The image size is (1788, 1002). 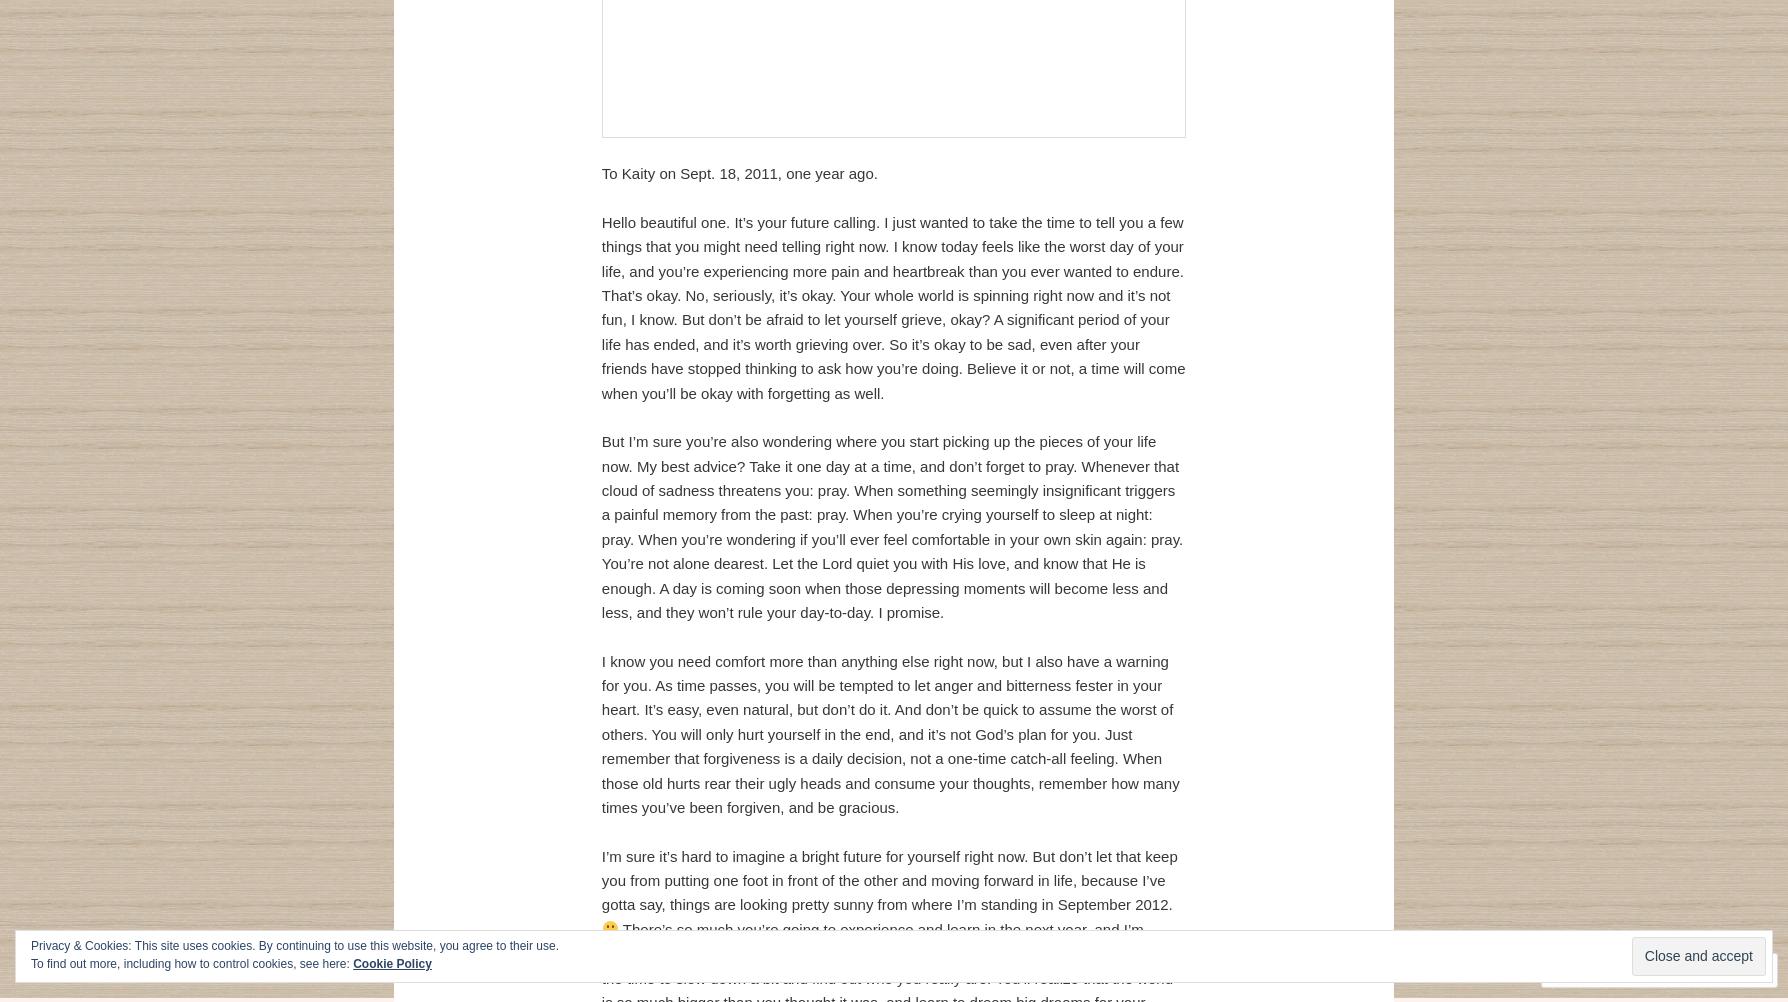 What do you see at coordinates (1577, 969) in the screenshot?
I see `'Comment'` at bounding box center [1577, 969].